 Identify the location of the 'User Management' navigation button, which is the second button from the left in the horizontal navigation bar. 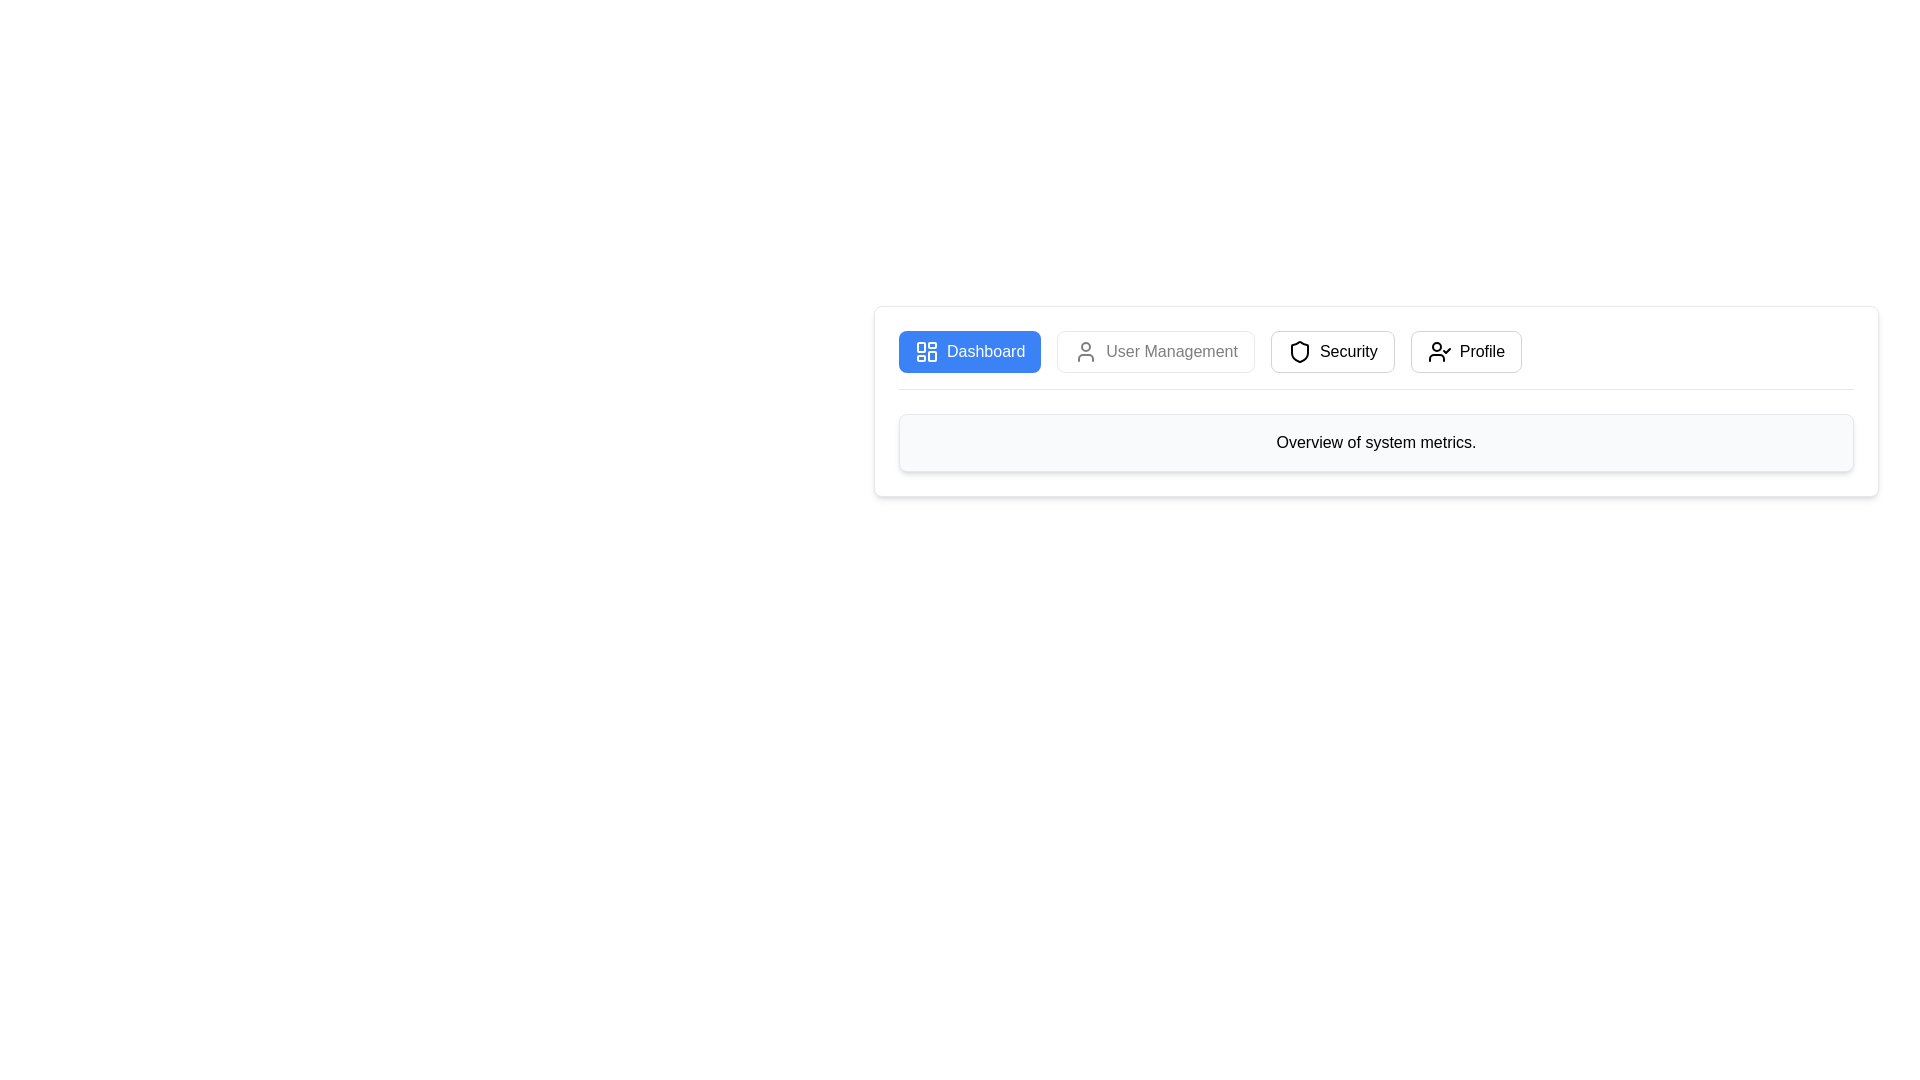
(1156, 350).